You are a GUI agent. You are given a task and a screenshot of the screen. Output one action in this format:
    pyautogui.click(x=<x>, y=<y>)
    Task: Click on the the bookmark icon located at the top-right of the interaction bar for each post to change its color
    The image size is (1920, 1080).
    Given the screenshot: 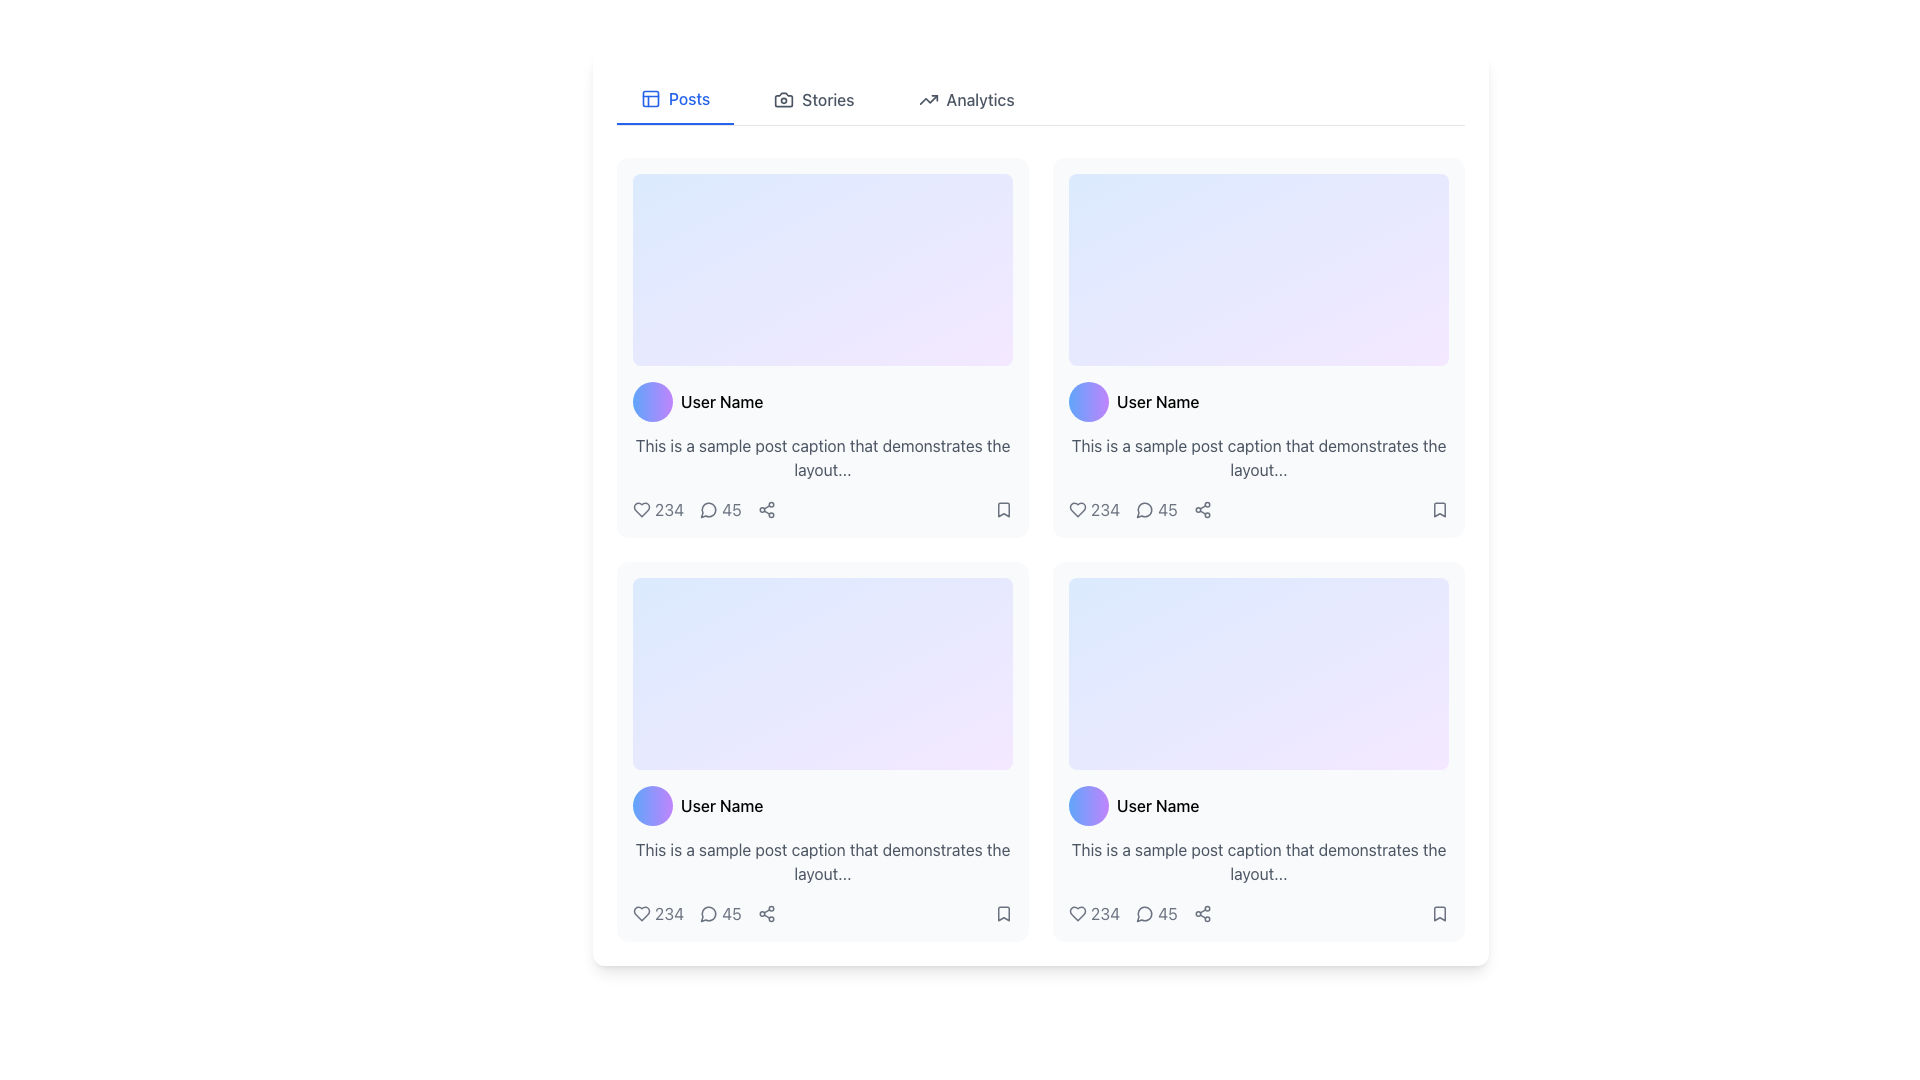 What is the action you would take?
    pyautogui.click(x=1003, y=508)
    